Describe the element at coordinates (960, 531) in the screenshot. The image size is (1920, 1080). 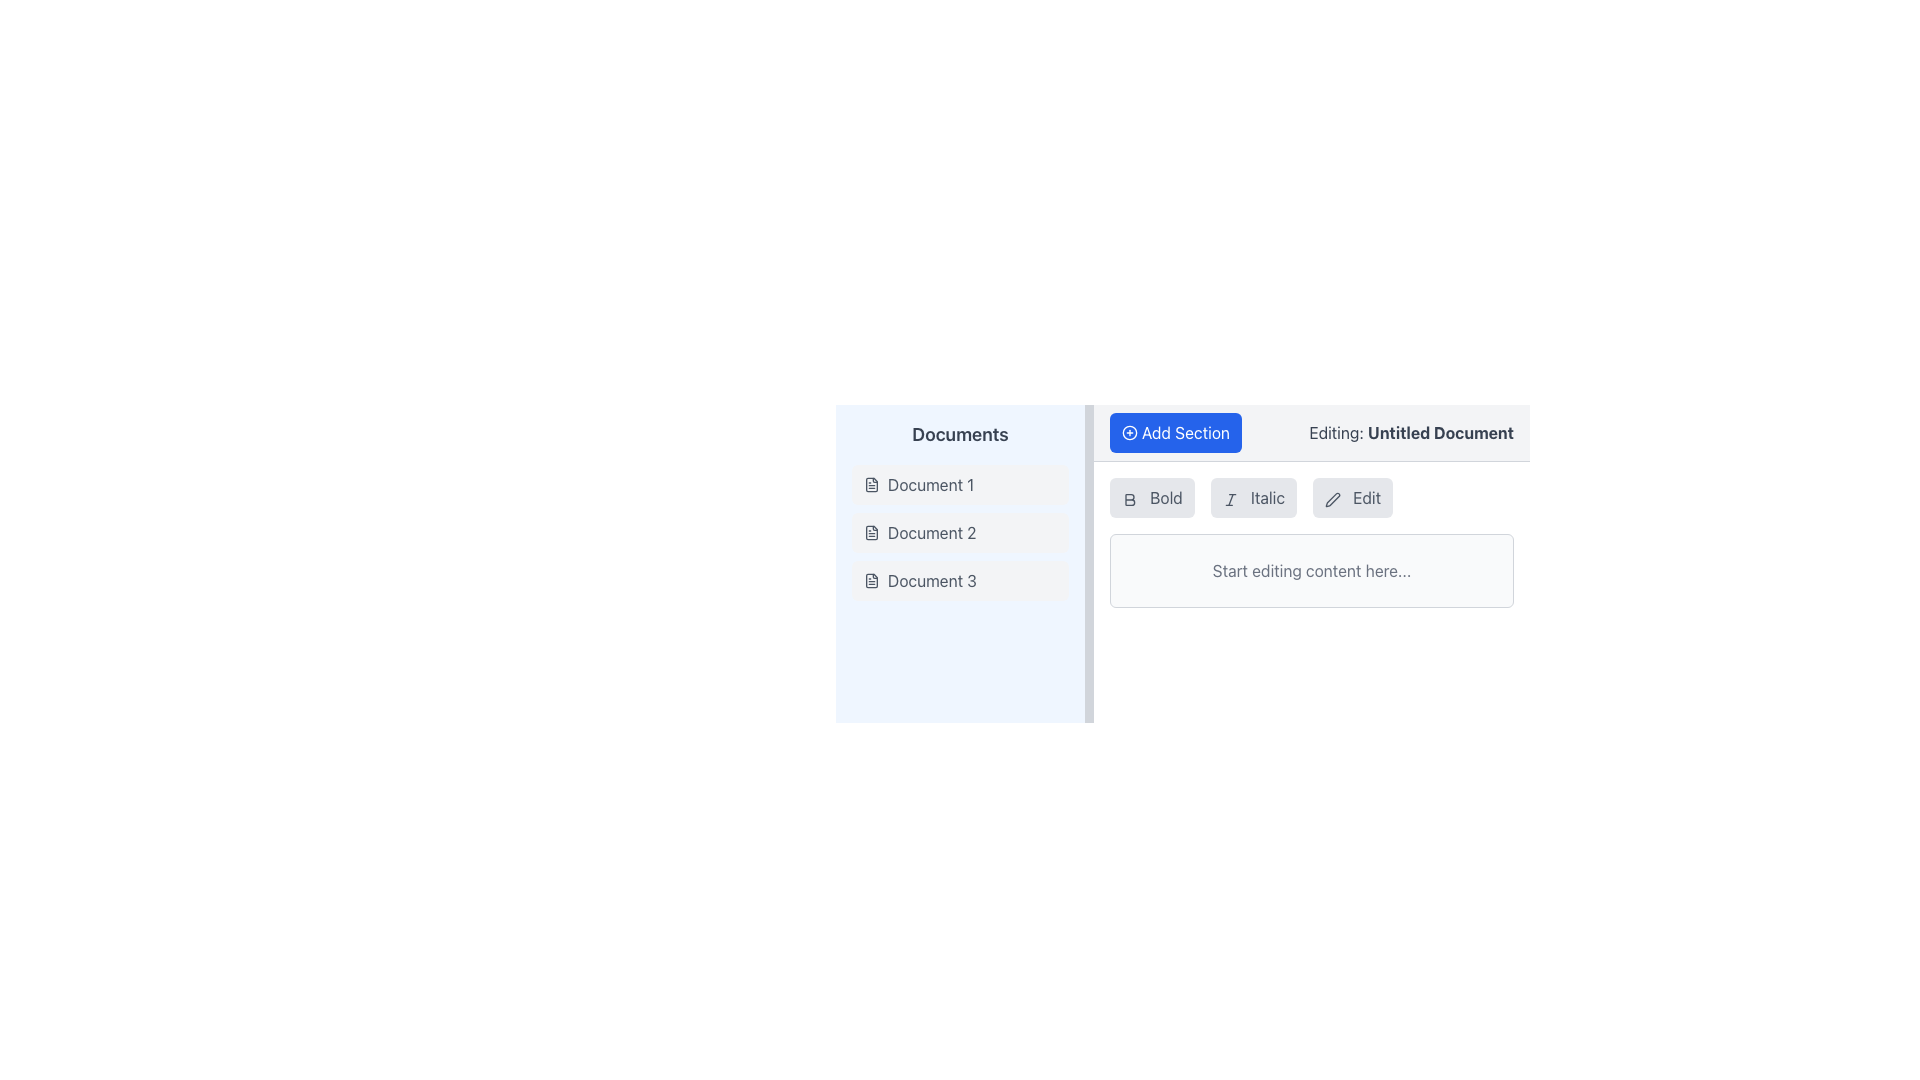
I see `the interactive list item labeled 'Document 2' to change its visual state` at that location.